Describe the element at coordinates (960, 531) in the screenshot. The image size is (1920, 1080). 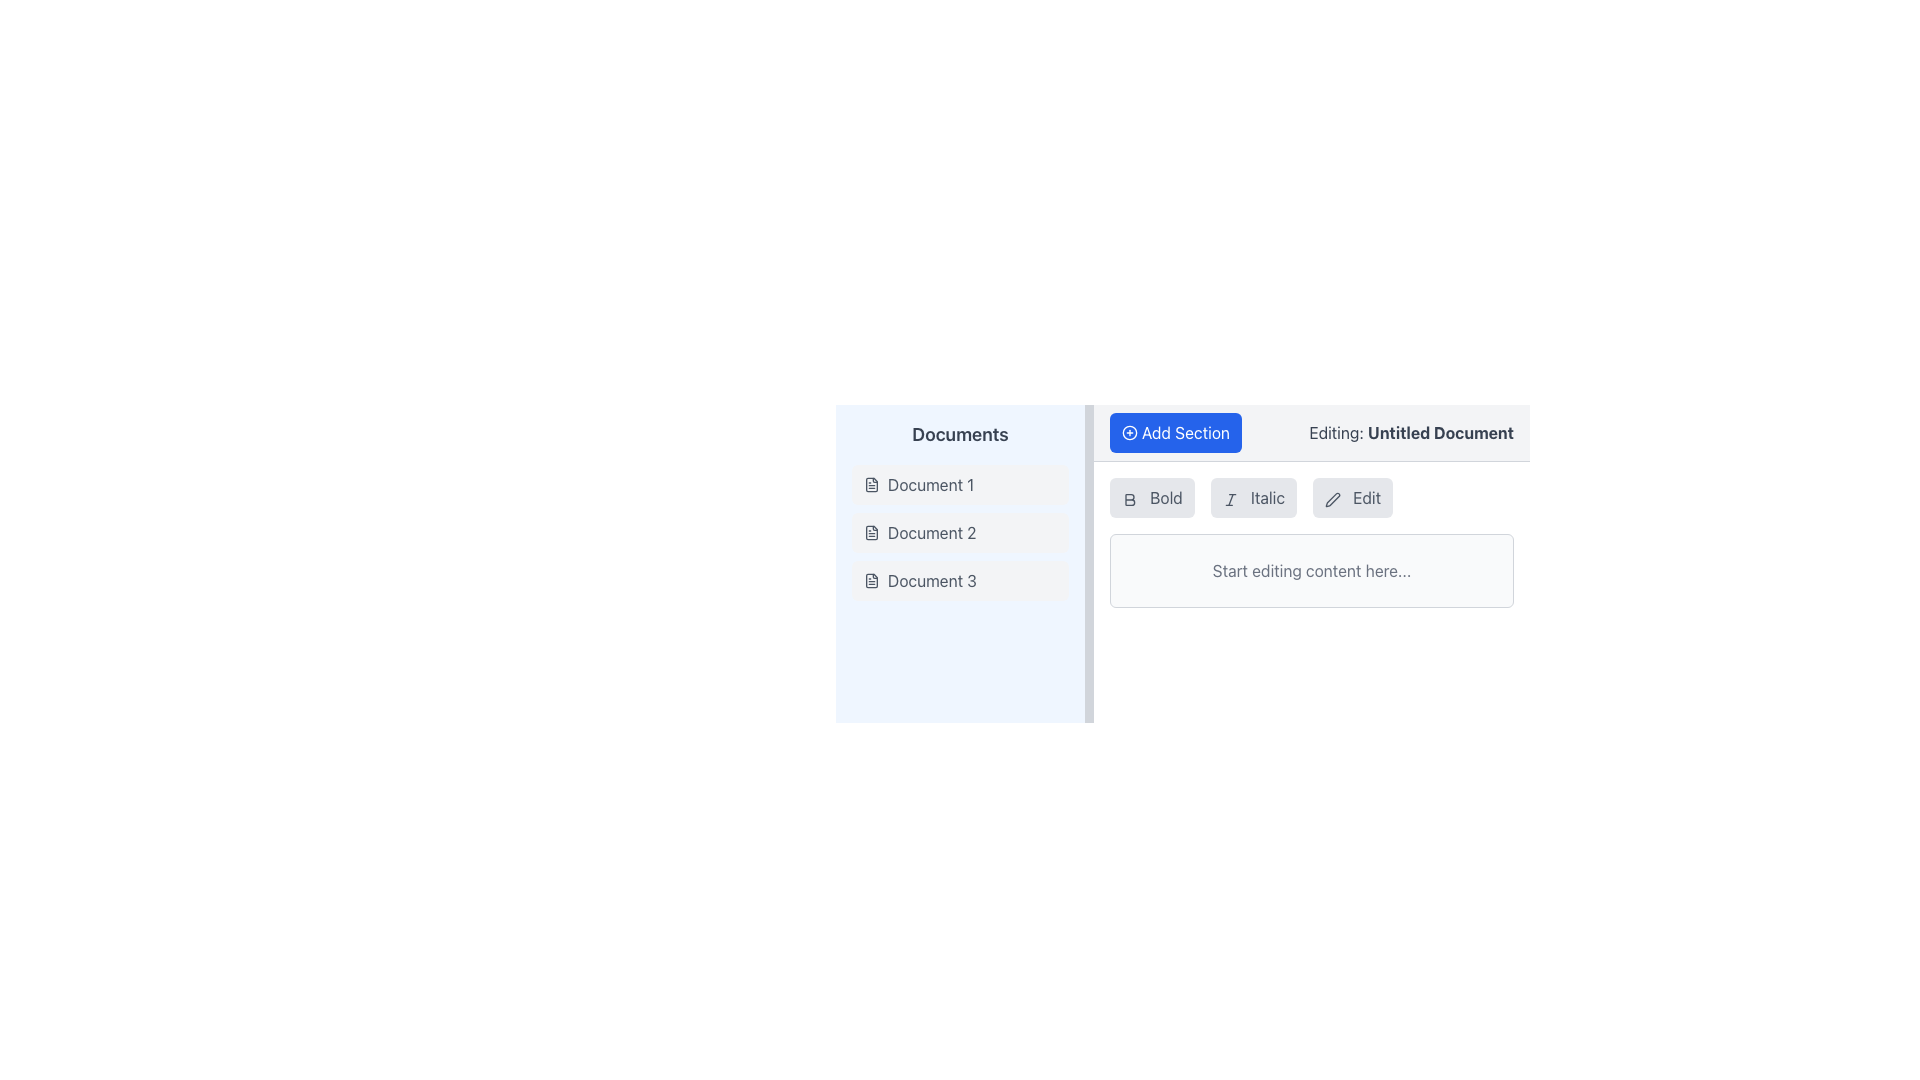
I see `the interactive list item labeled 'Document 2' to change its visual state` at that location.